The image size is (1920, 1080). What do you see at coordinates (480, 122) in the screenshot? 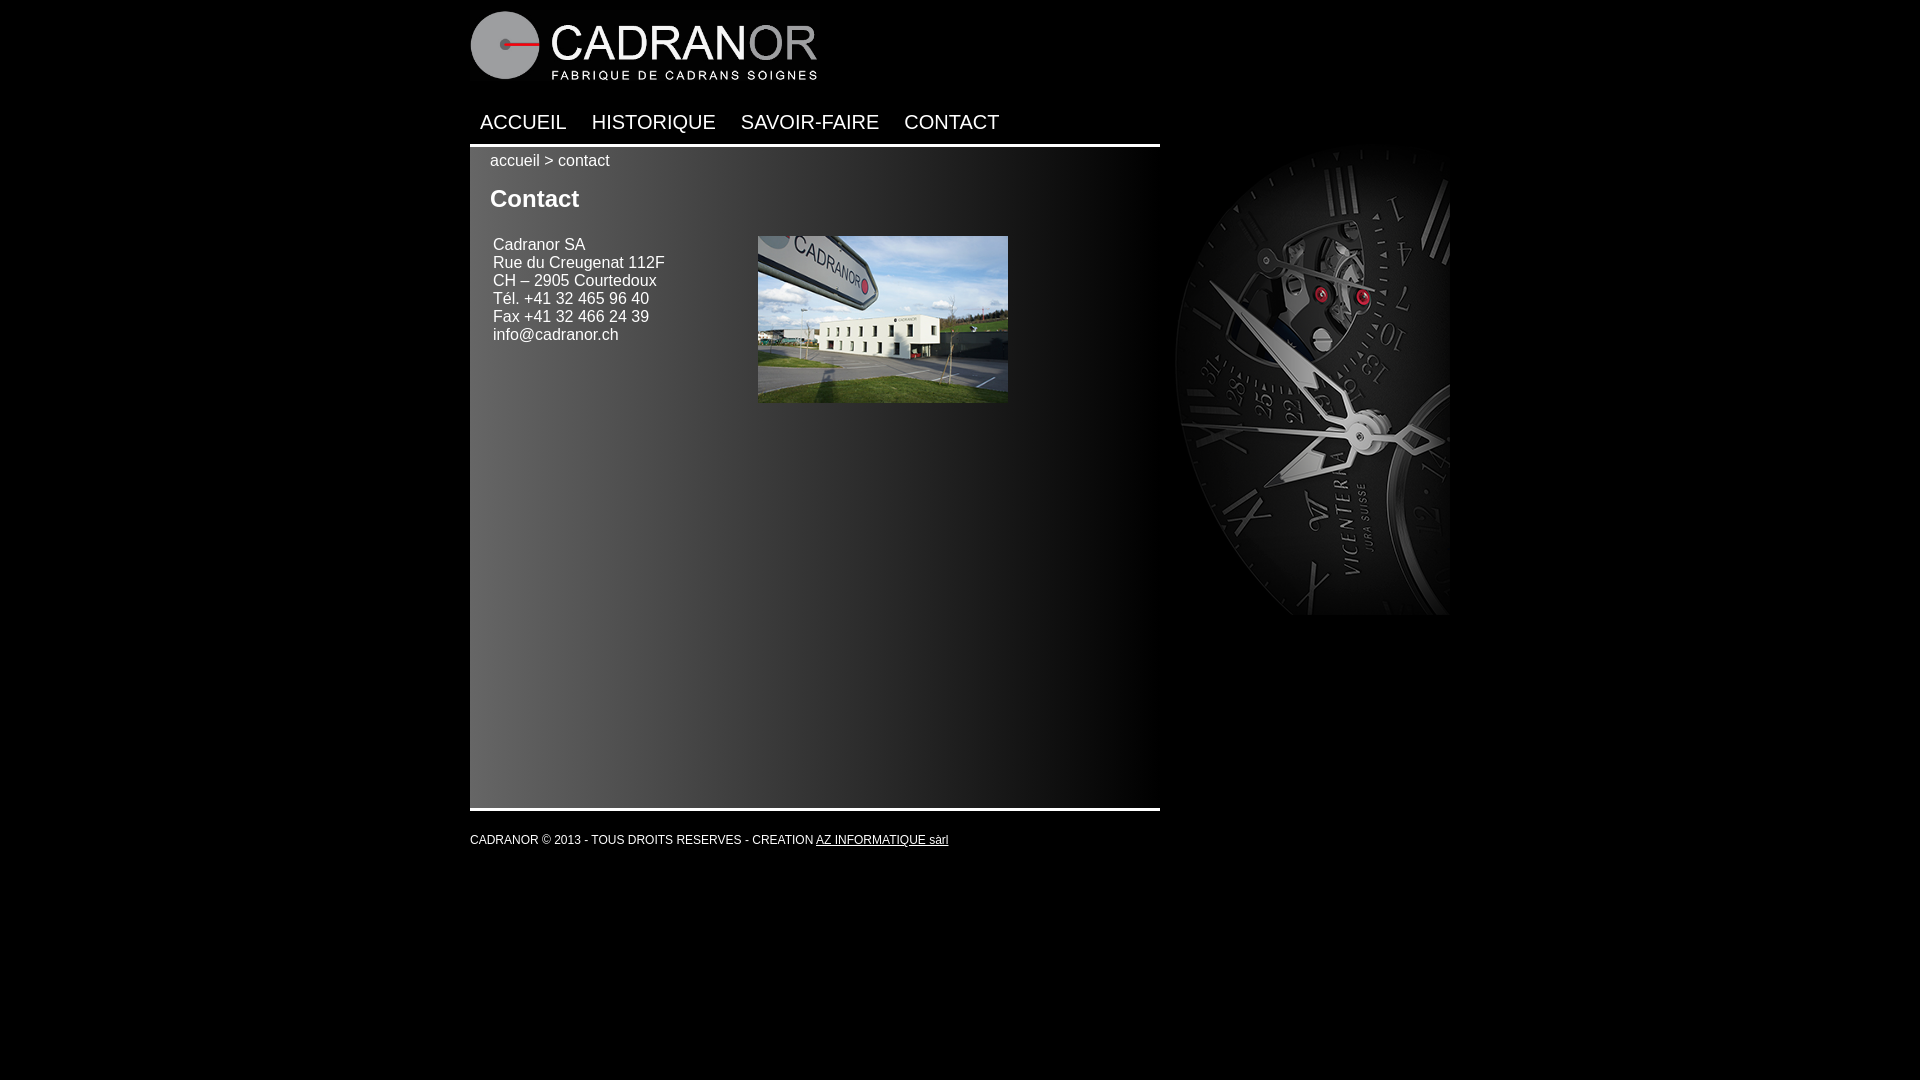
I see `'ACCUEIL'` at bounding box center [480, 122].